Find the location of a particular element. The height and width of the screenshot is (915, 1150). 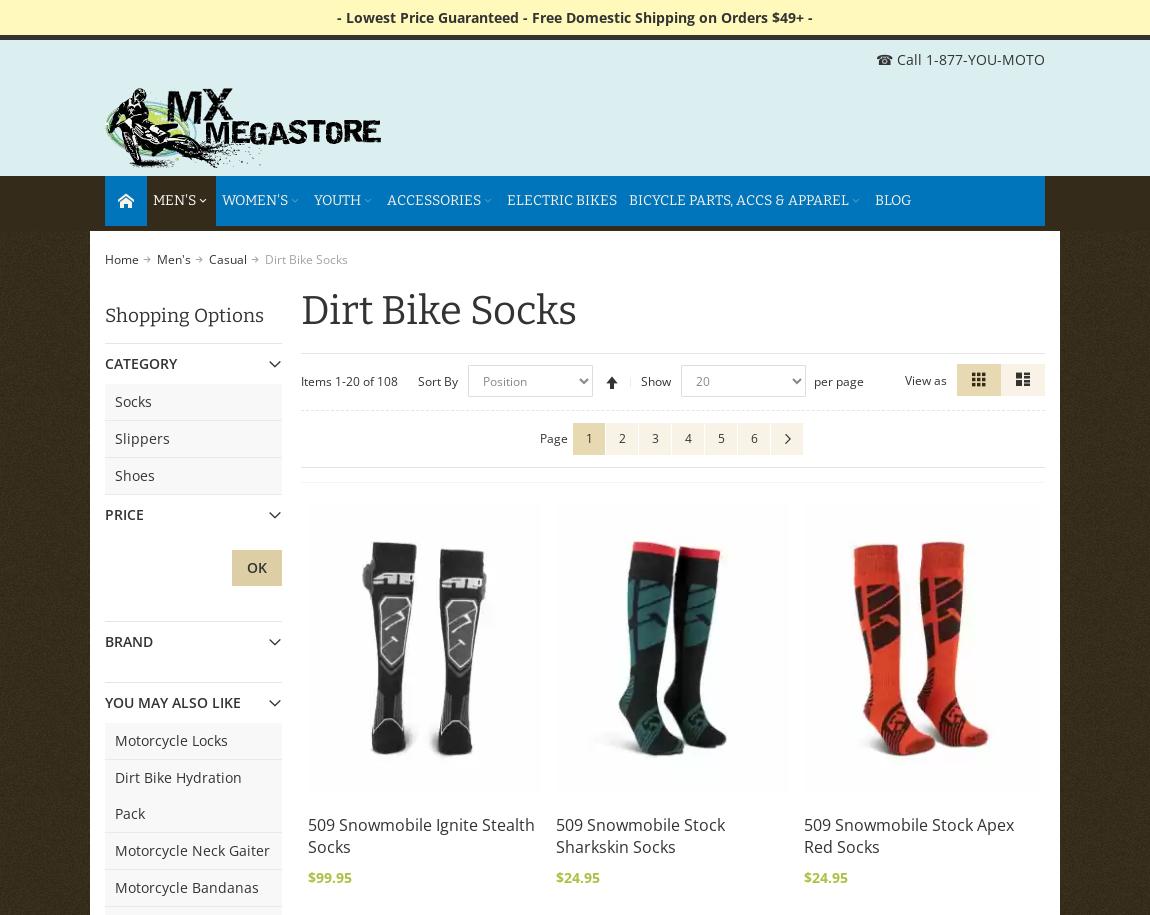

'- Lowest Price Guaranteed - Free Domestic Shipping on Orders $49+ -' is located at coordinates (575, 17).